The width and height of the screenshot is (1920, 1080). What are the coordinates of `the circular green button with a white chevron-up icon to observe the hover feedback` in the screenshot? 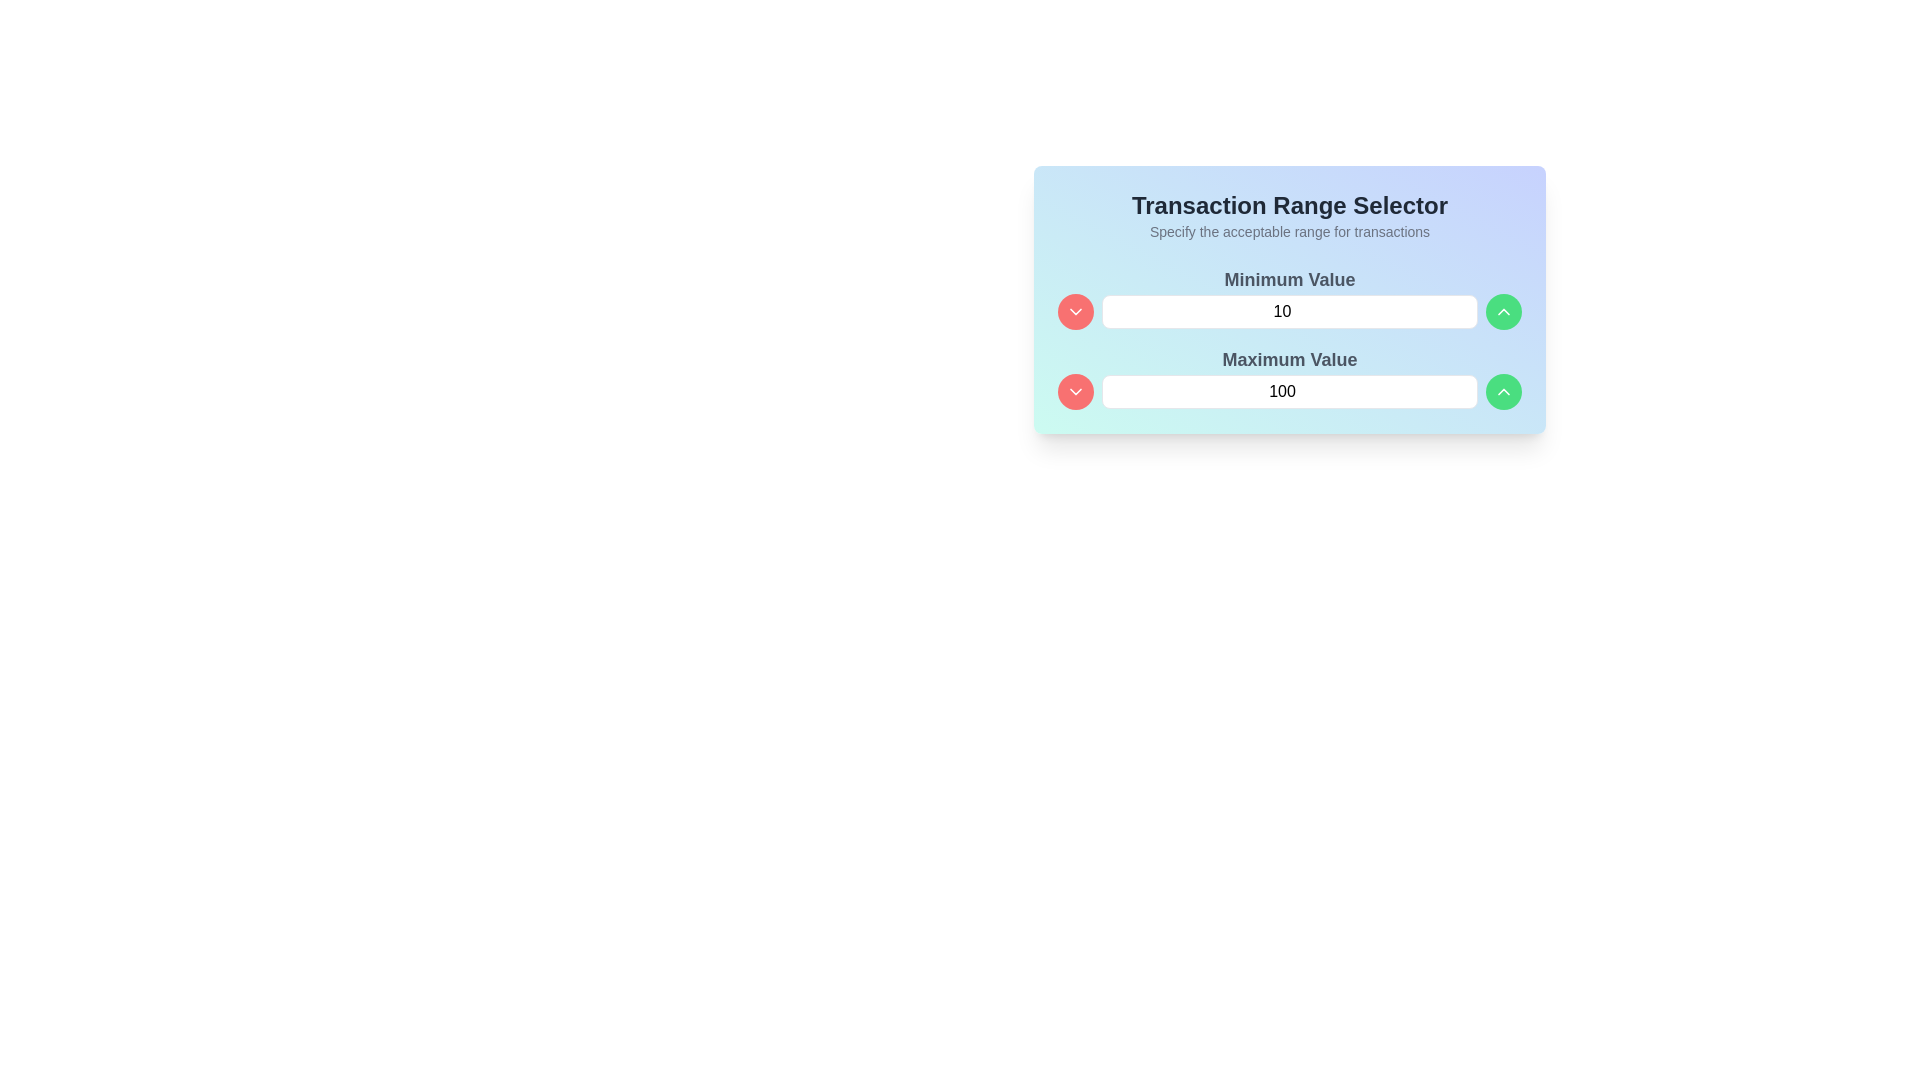 It's located at (1503, 392).